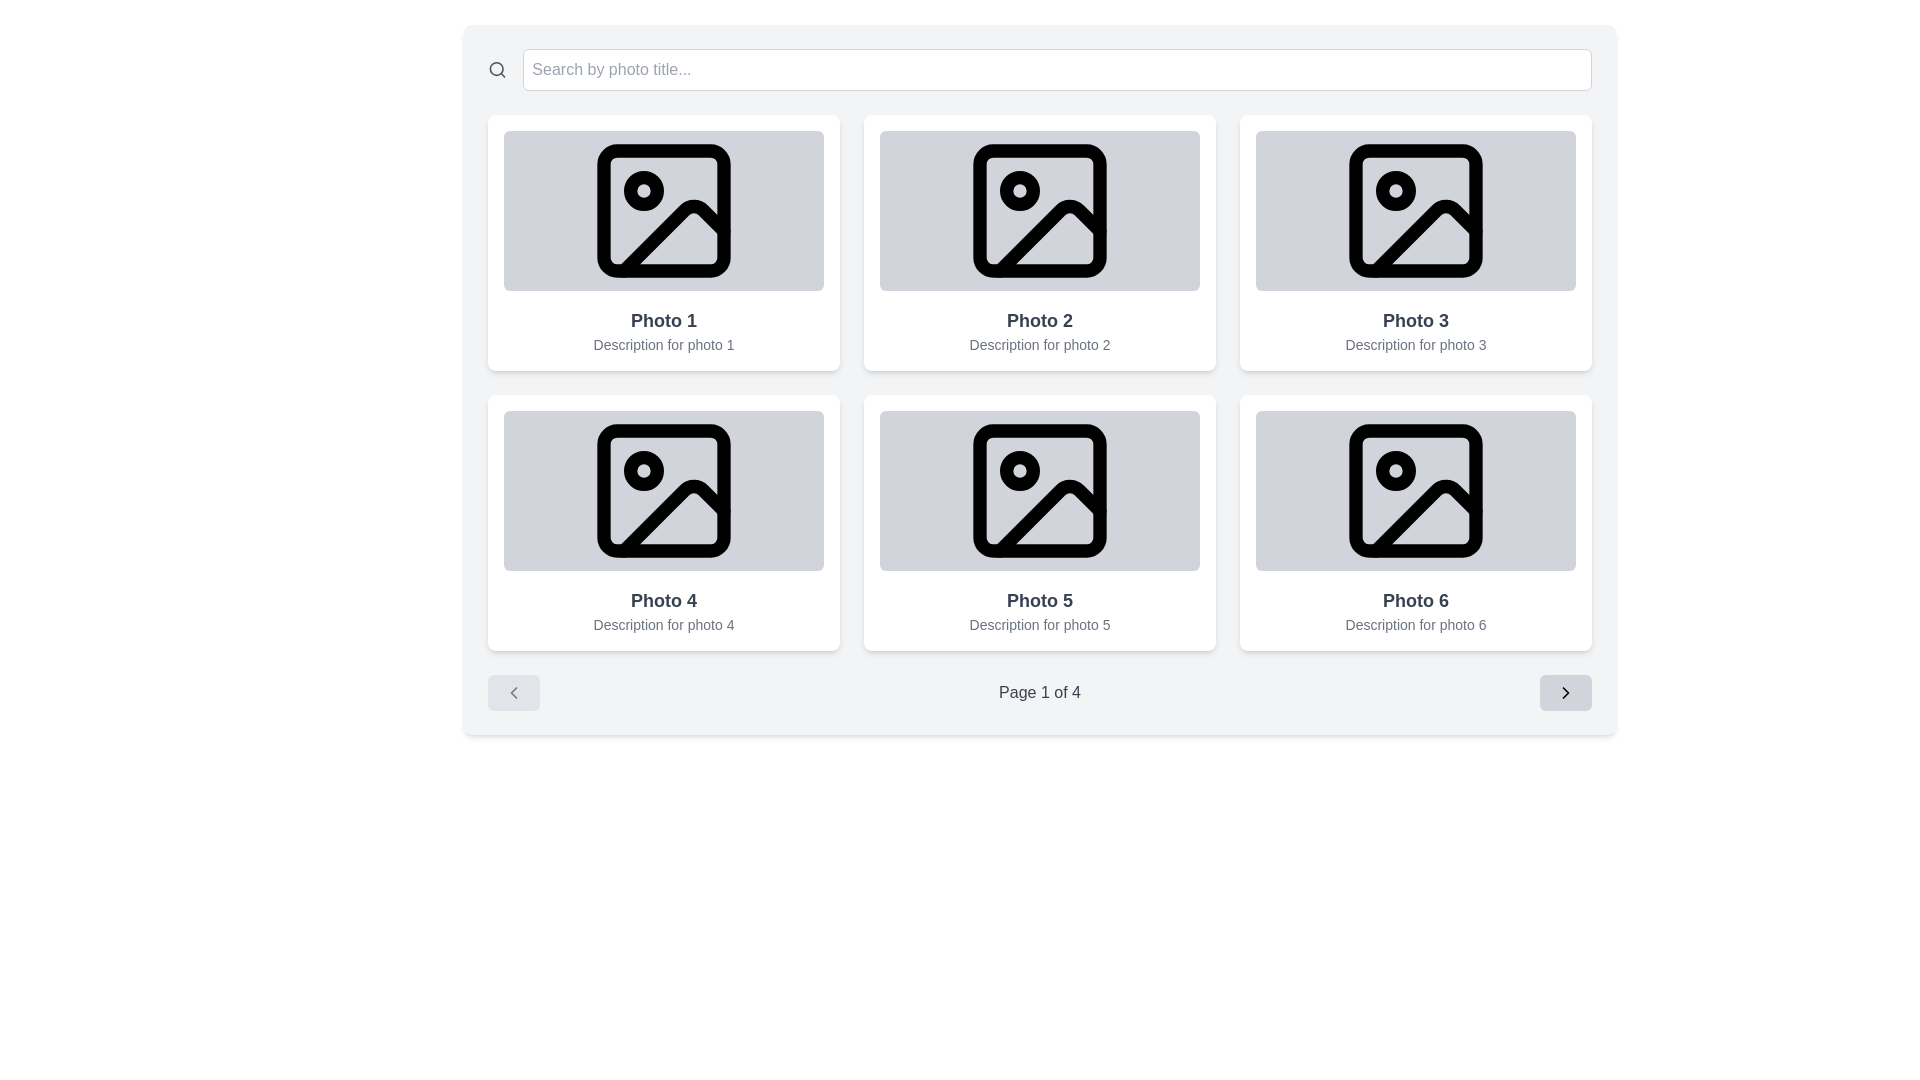  Describe the element at coordinates (1564, 692) in the screenshot. I see `the Icon (Chevron Right) located in the bottom-right corner of the grid-like image gallery` at that location.